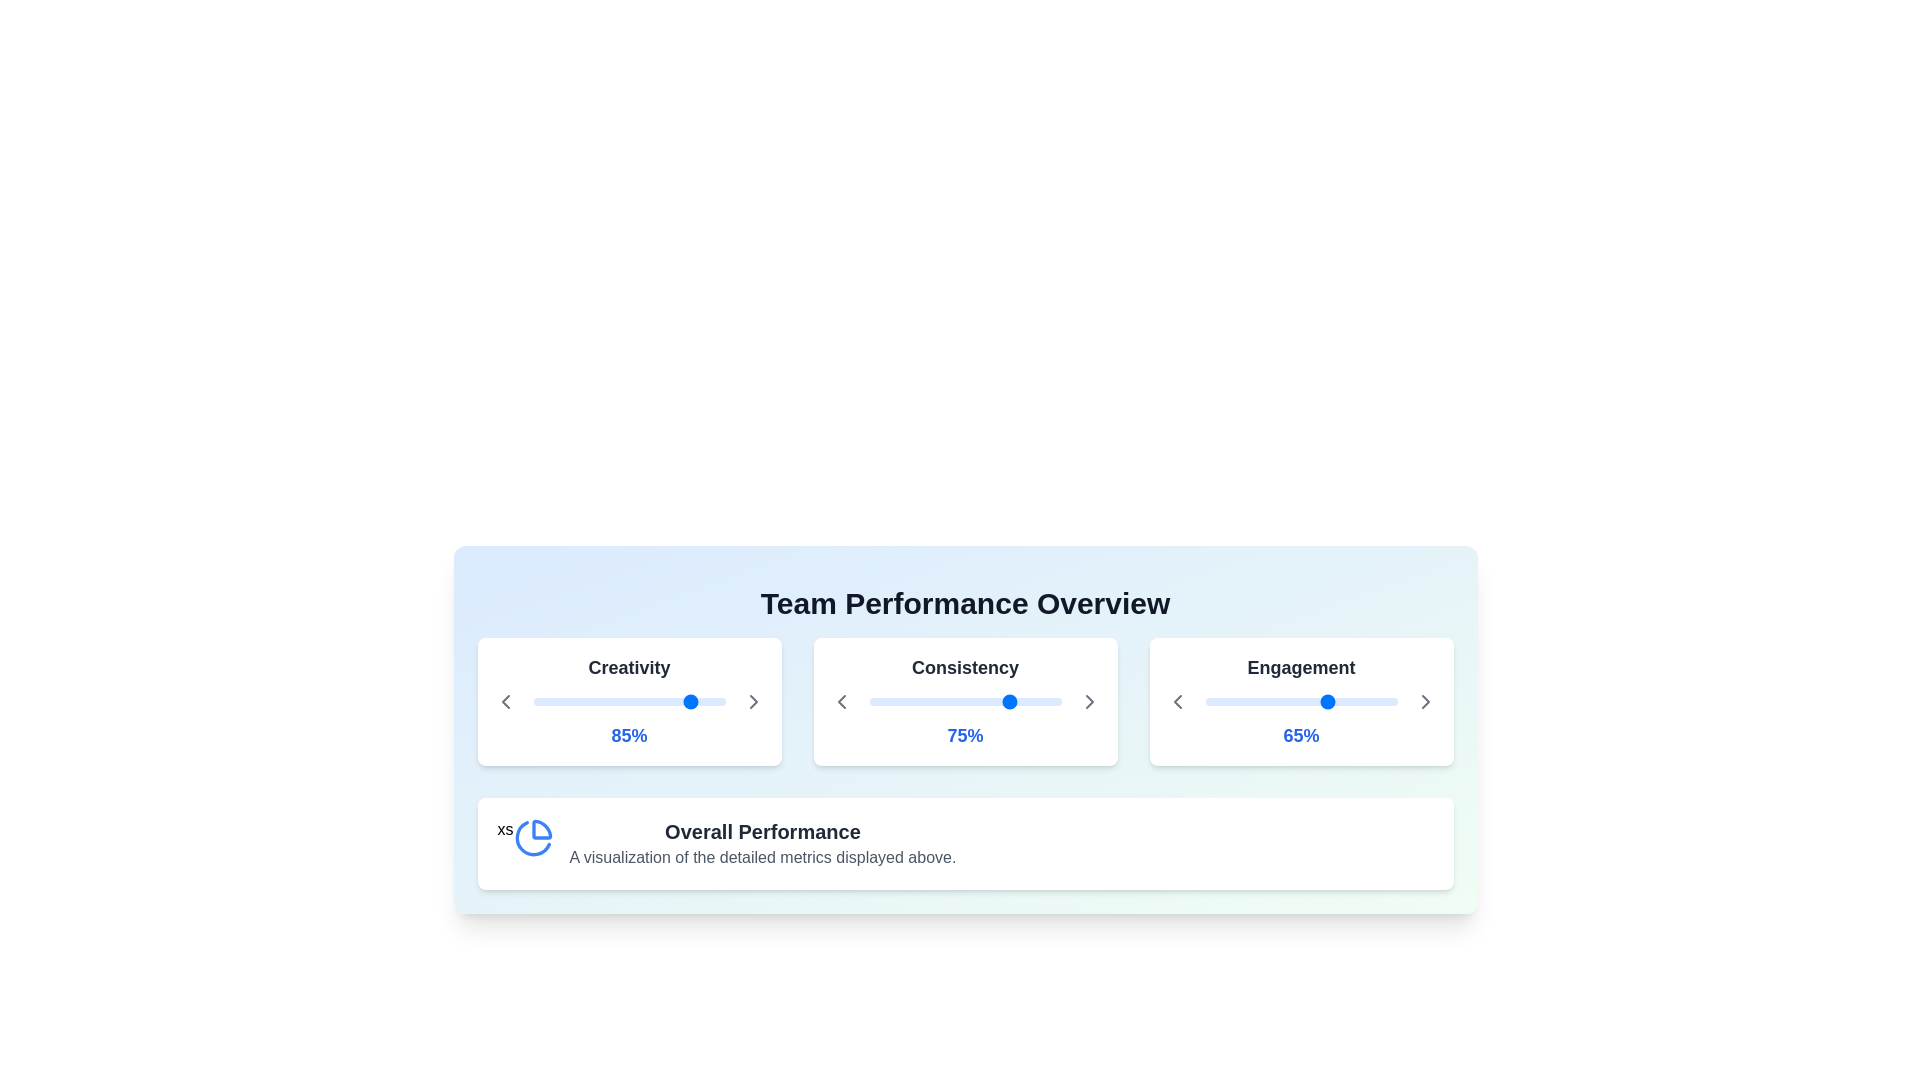 This screenshot has height=1080, width=1920. What do you see at coordinates (1212, 701) in the screenshot?
I see `the engagement value` at bounding box center [1212, 701].